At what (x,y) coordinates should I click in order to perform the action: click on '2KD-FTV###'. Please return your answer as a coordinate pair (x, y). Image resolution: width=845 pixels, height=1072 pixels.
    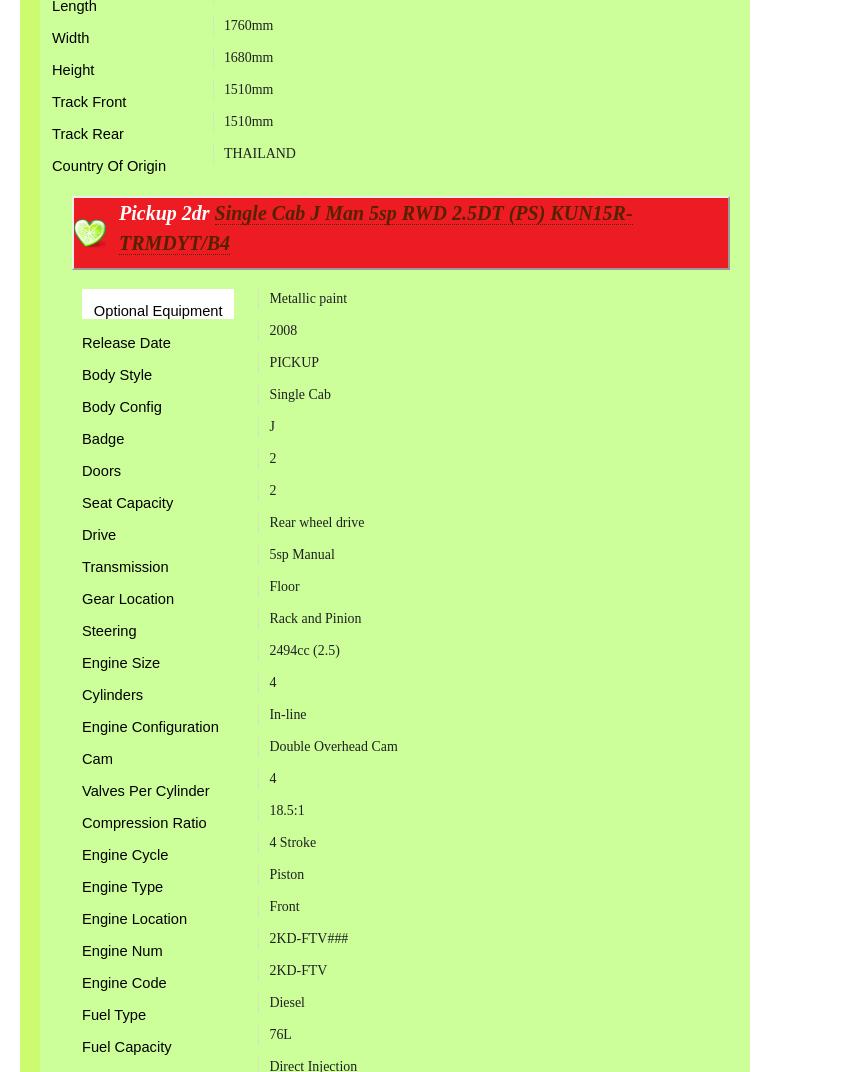
    Looking at the image, I should click on (308, 937).